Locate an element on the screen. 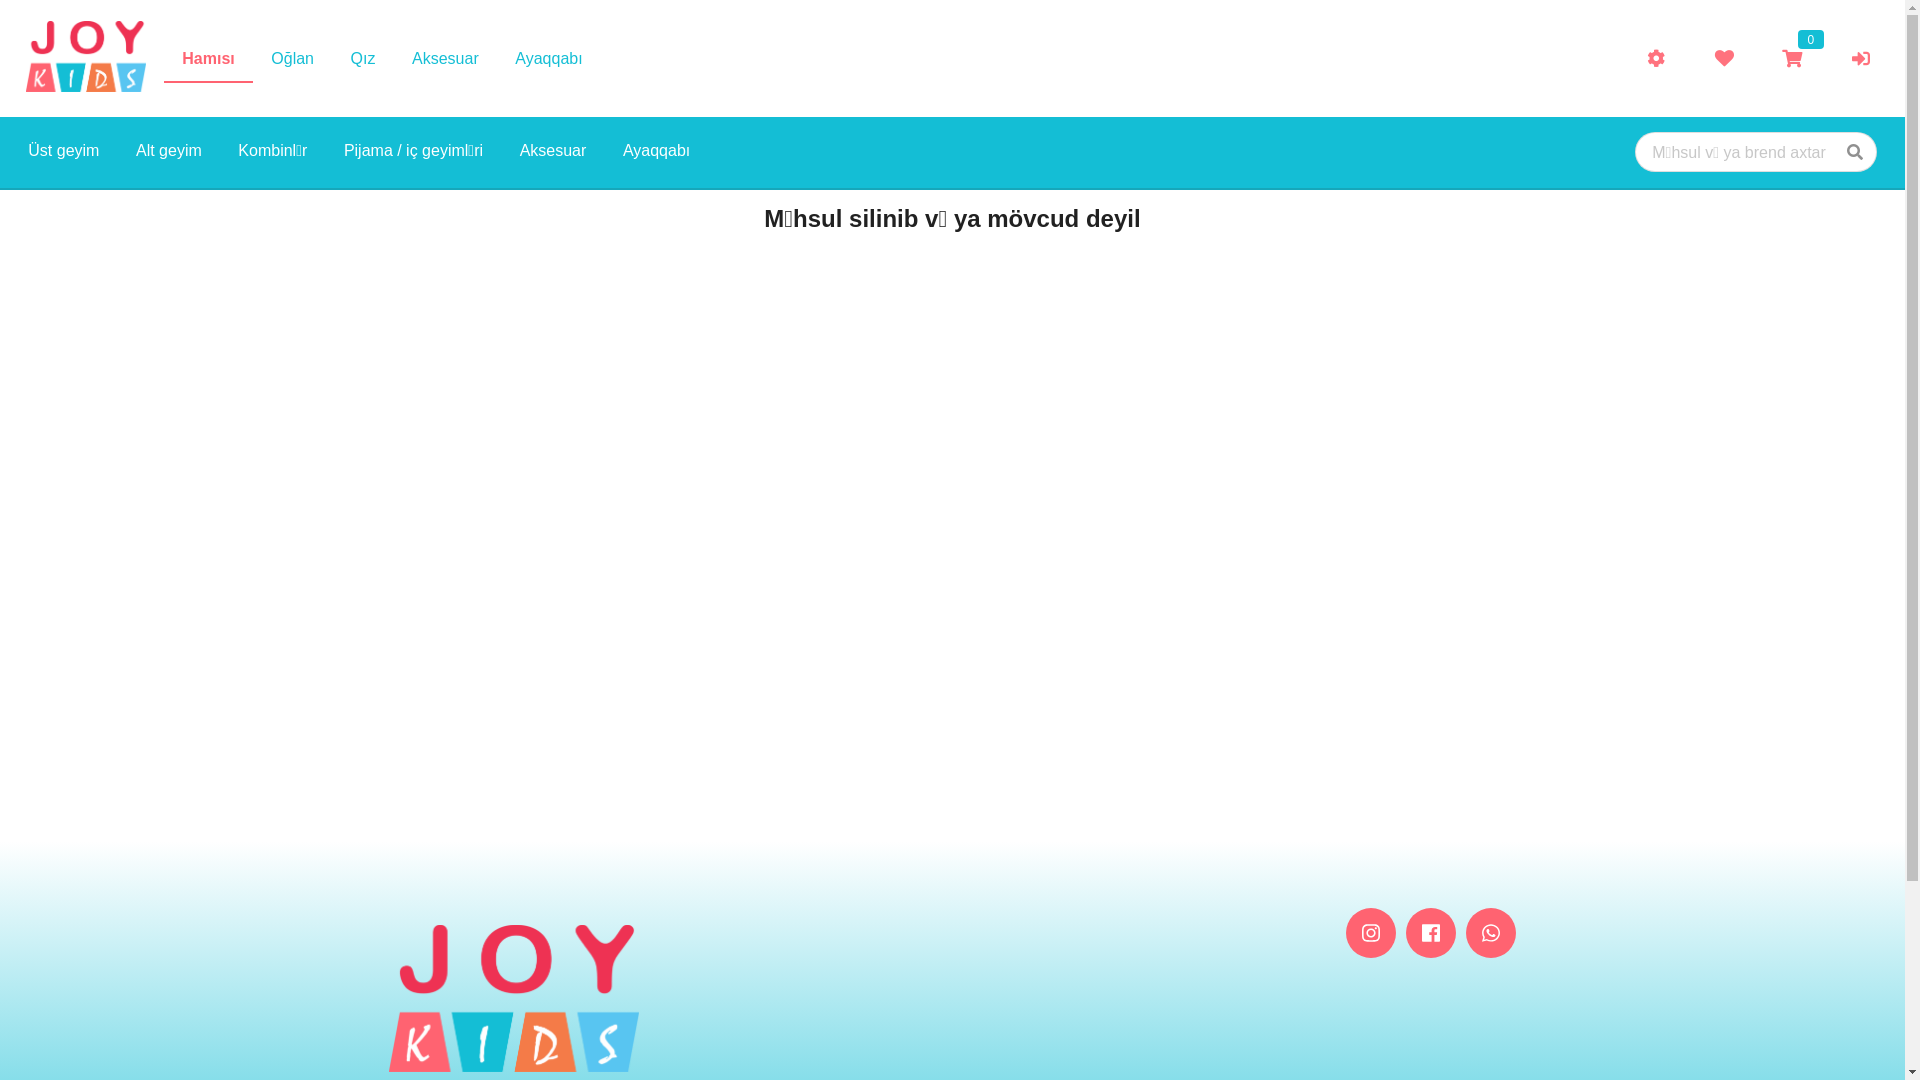  '0' is located at coordinates (1791, 57).